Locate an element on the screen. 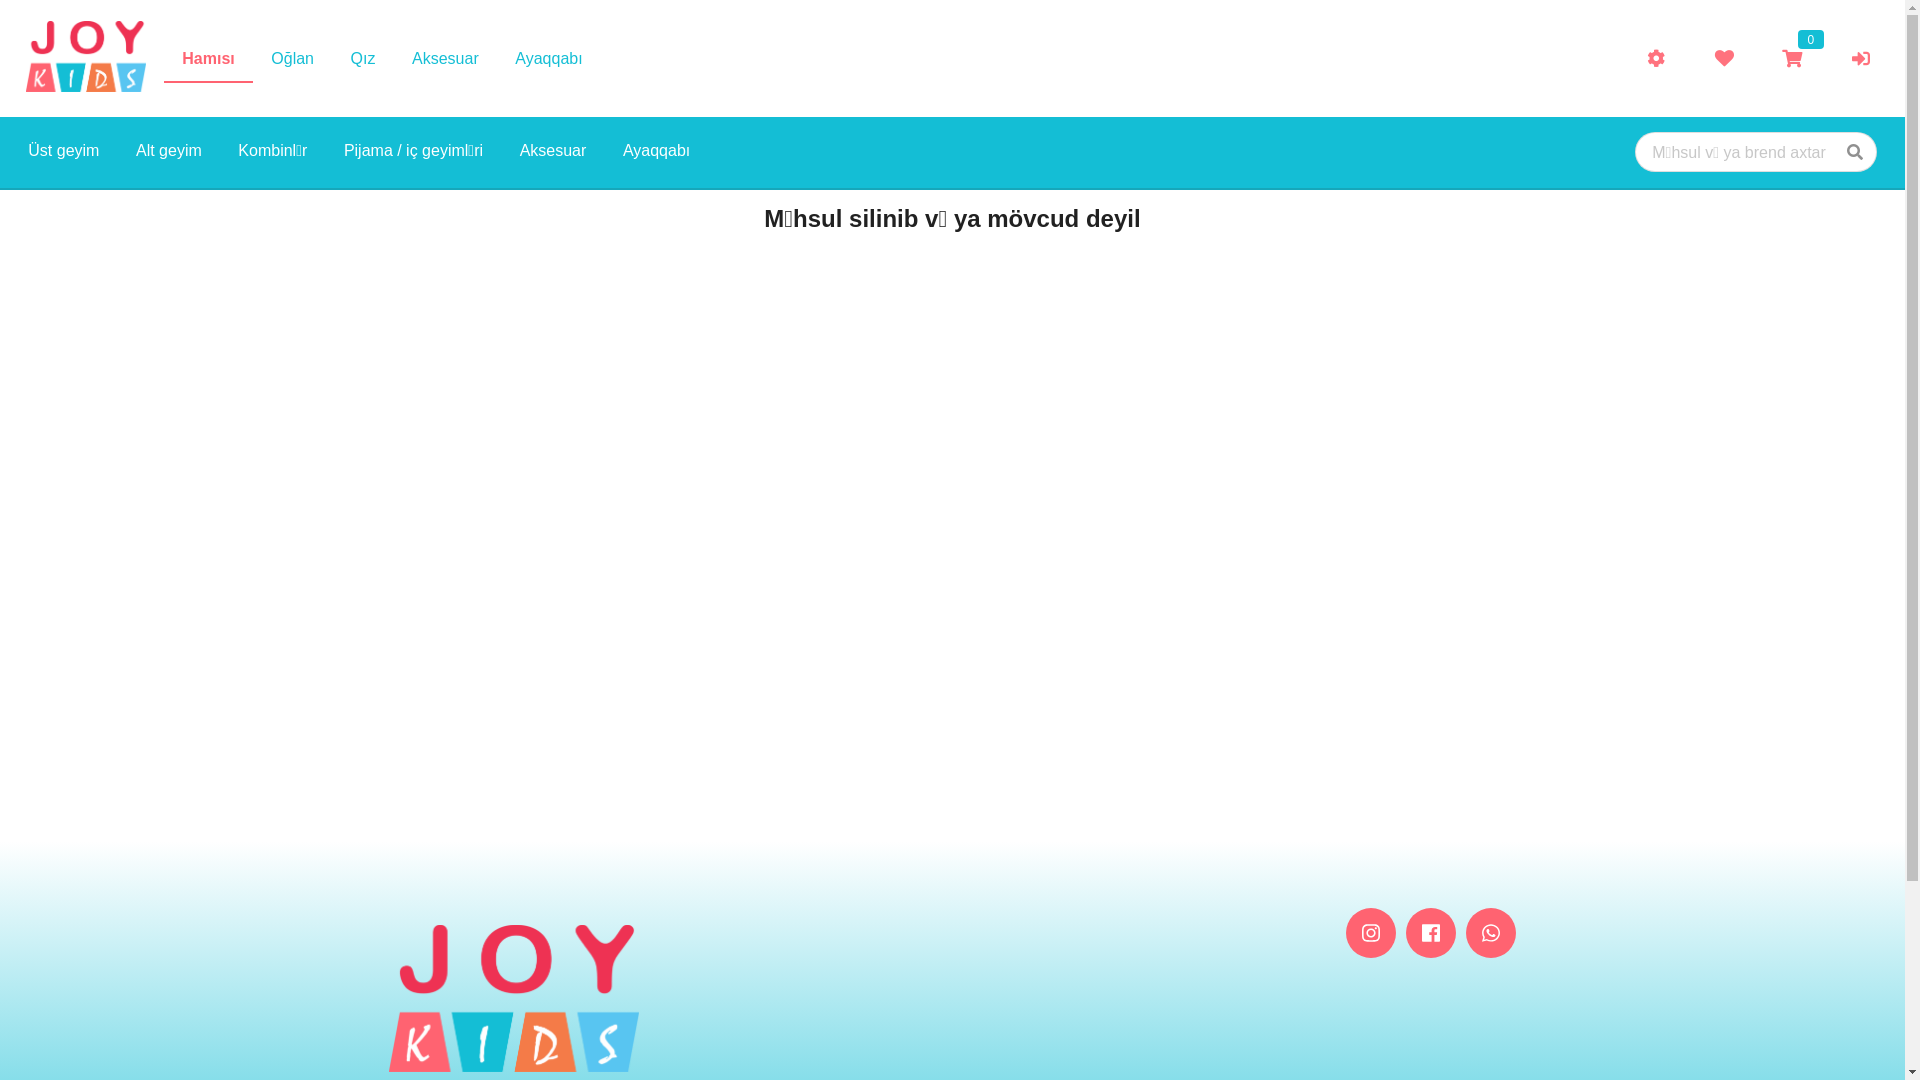  '0' is located at coordinates (1791, 57).